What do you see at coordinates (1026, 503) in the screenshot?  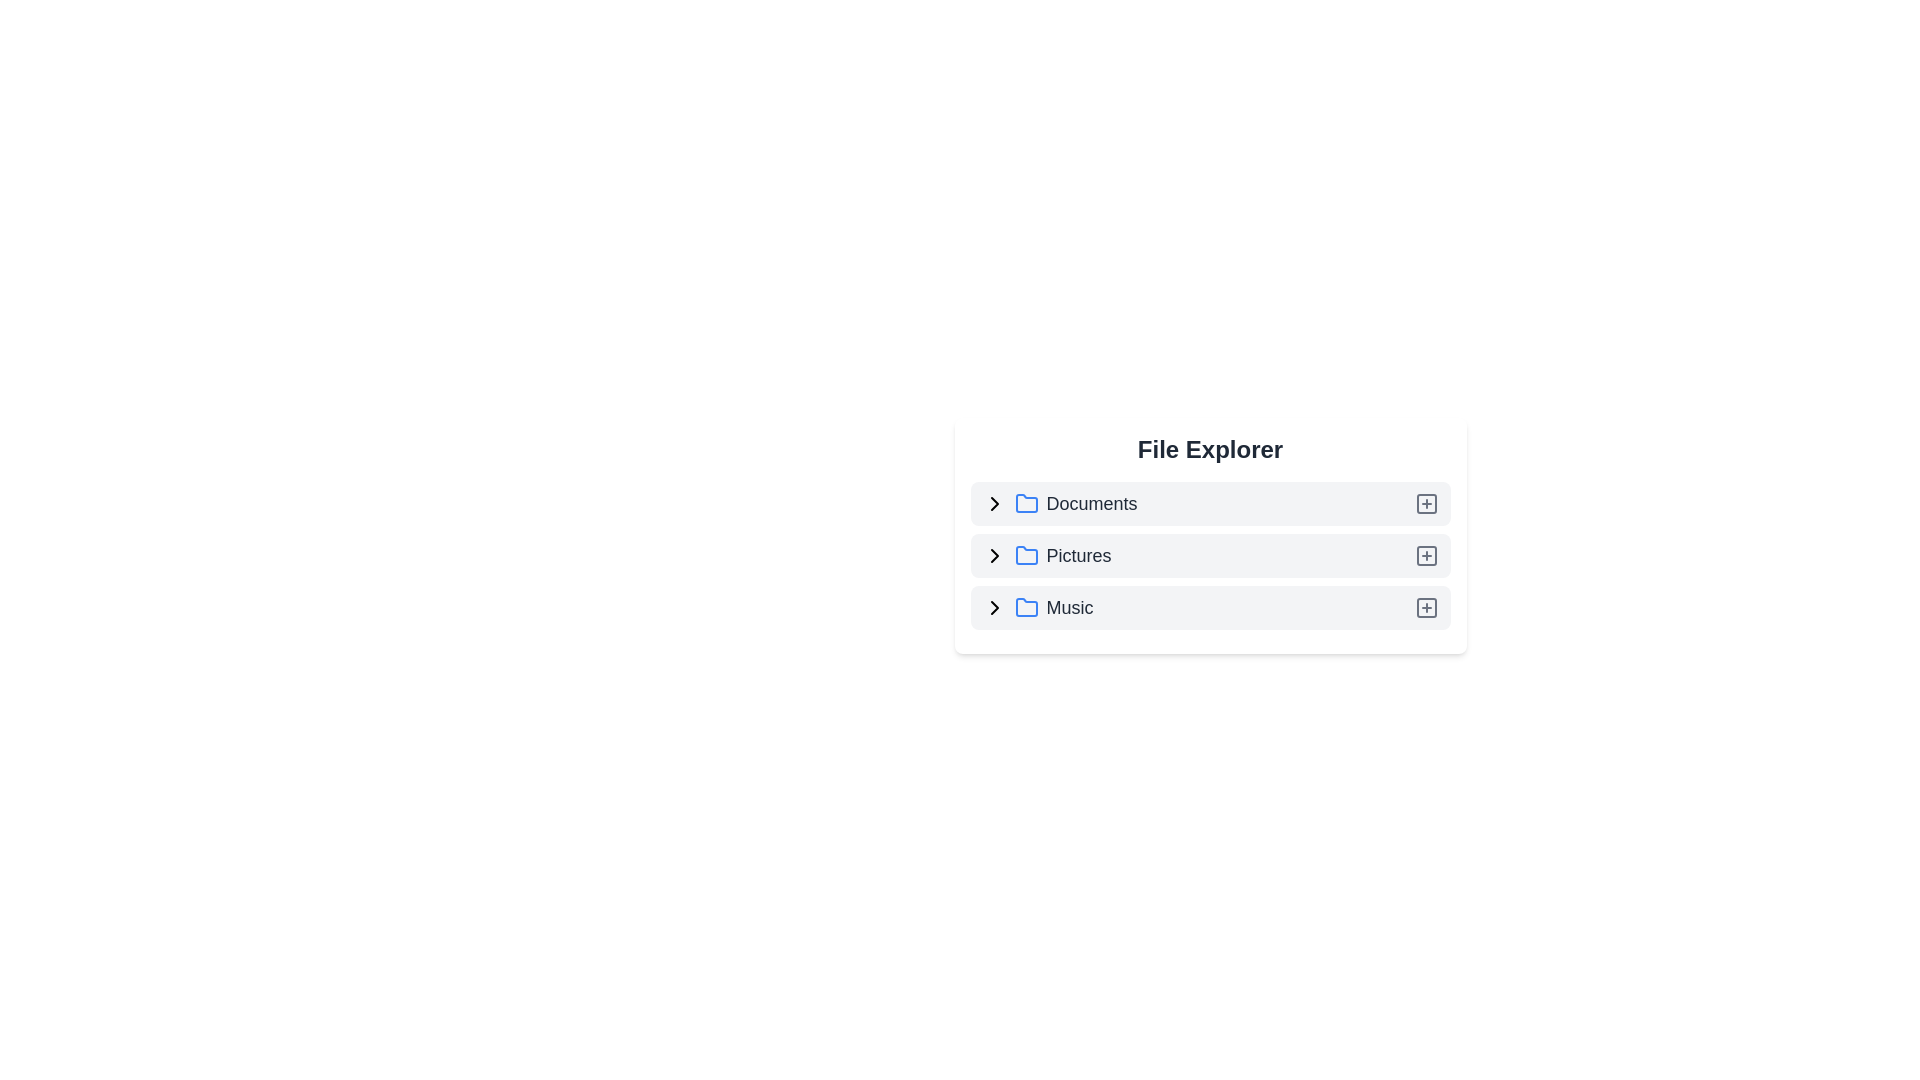 I see `the folder icon for Documents to expand or collapse its contents` at bounding box center [1026, 503].